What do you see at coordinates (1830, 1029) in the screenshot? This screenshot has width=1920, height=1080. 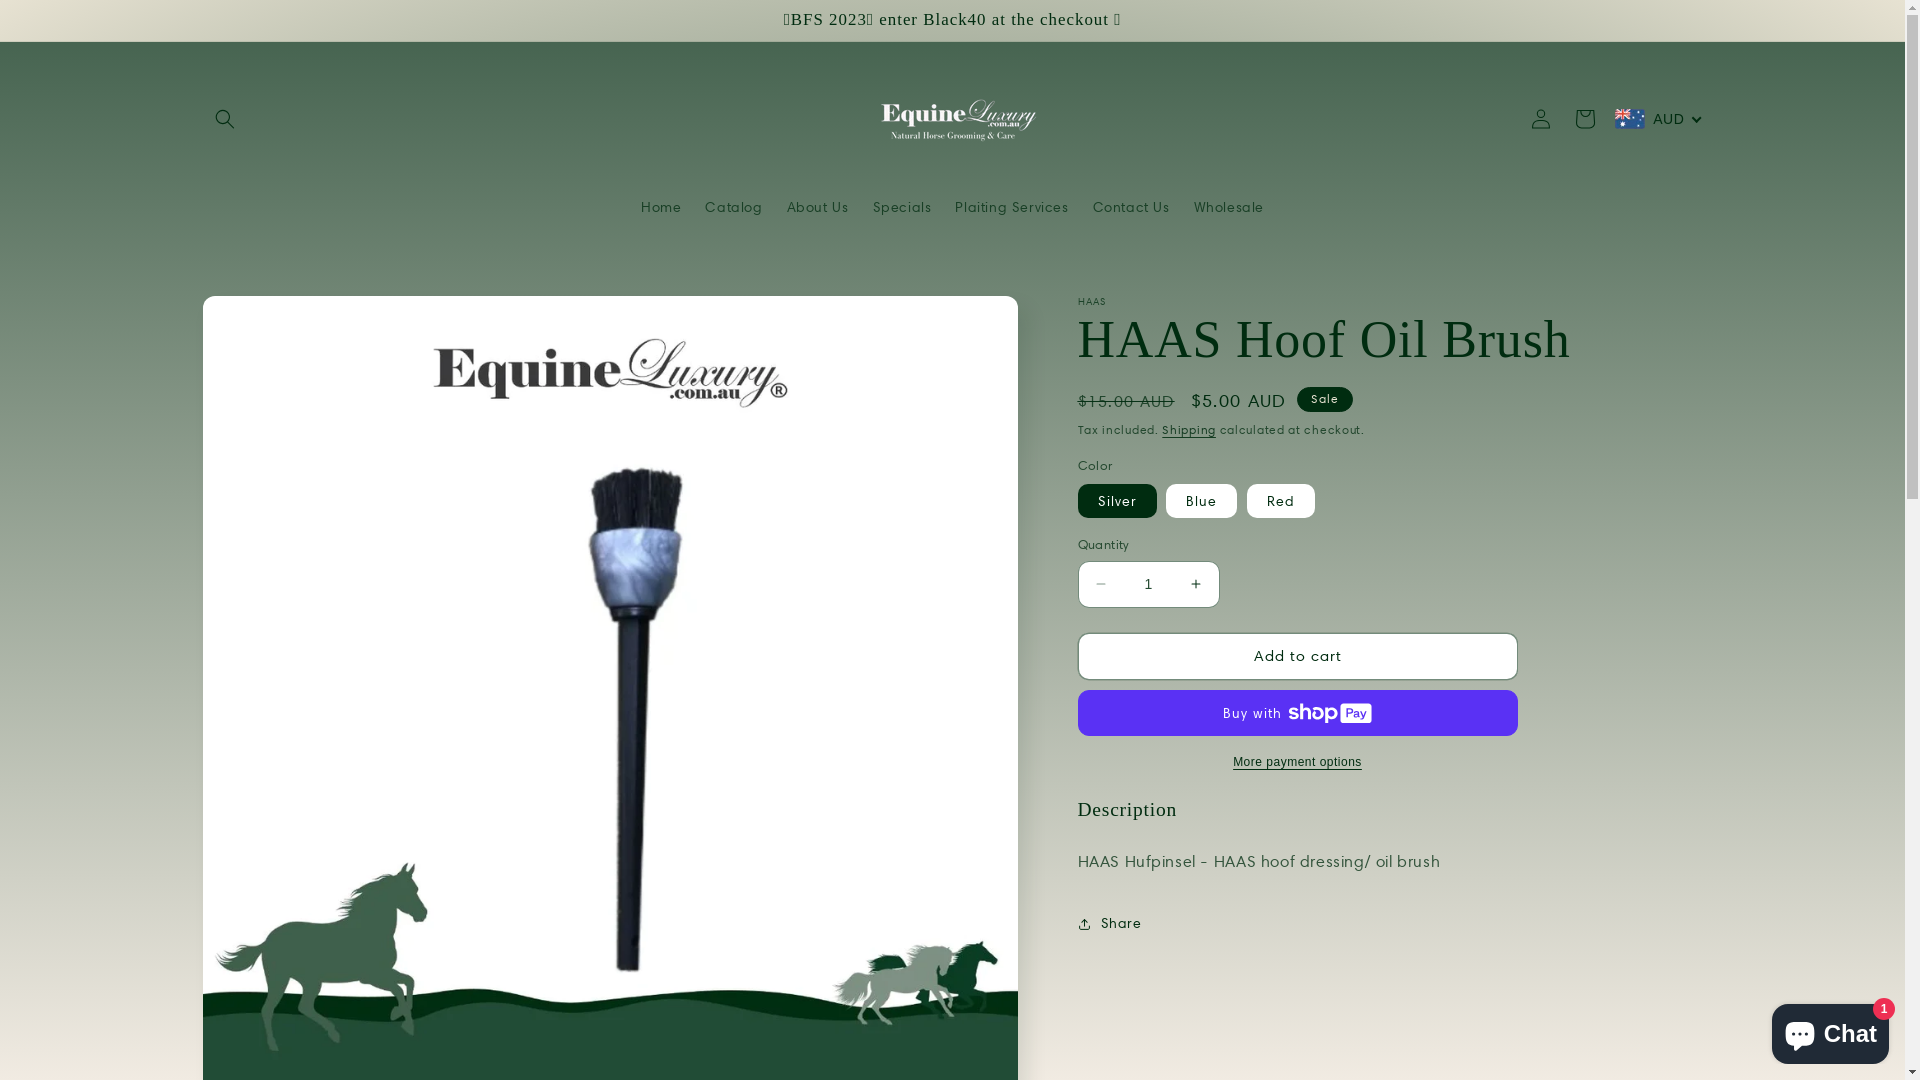 I see `'Shopify online store chat'` at bounding box center [1830, 1029].